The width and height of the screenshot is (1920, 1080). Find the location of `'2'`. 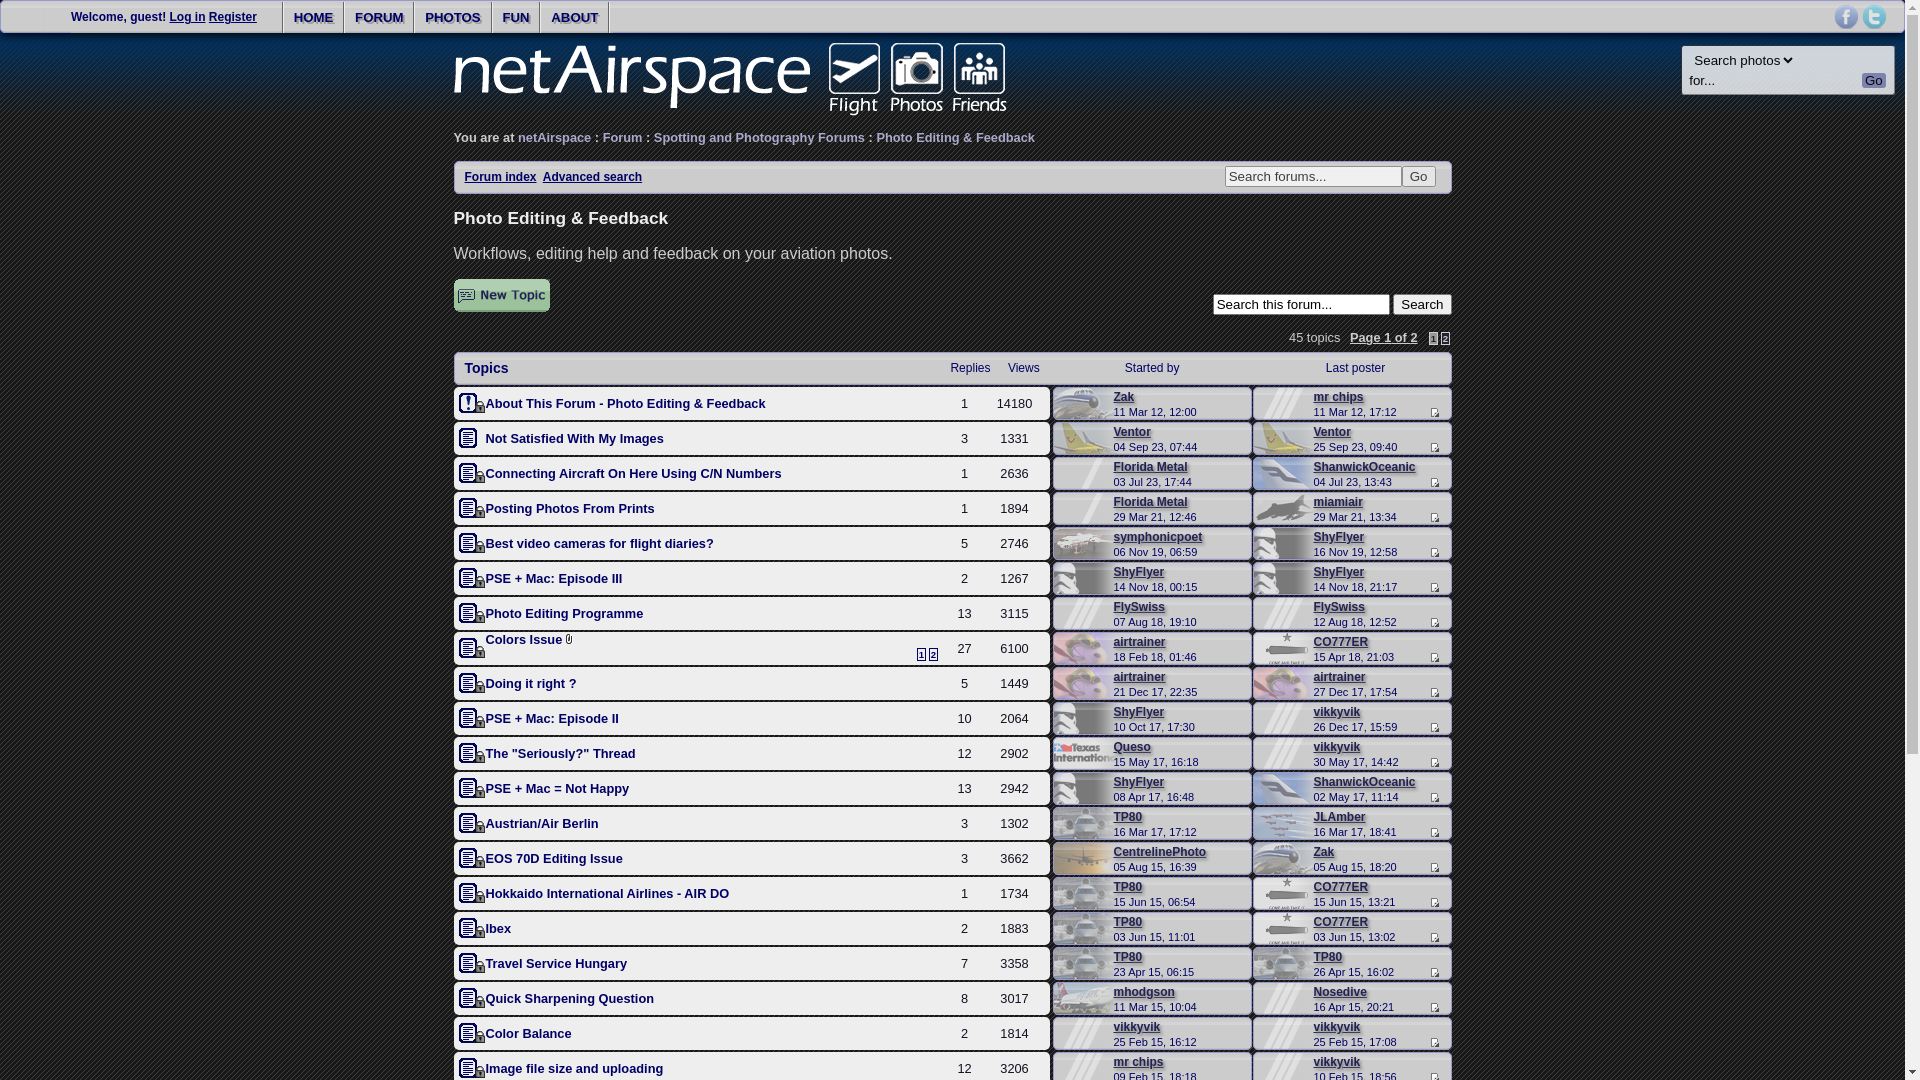

'2' is located at coordinates (1440, 337).